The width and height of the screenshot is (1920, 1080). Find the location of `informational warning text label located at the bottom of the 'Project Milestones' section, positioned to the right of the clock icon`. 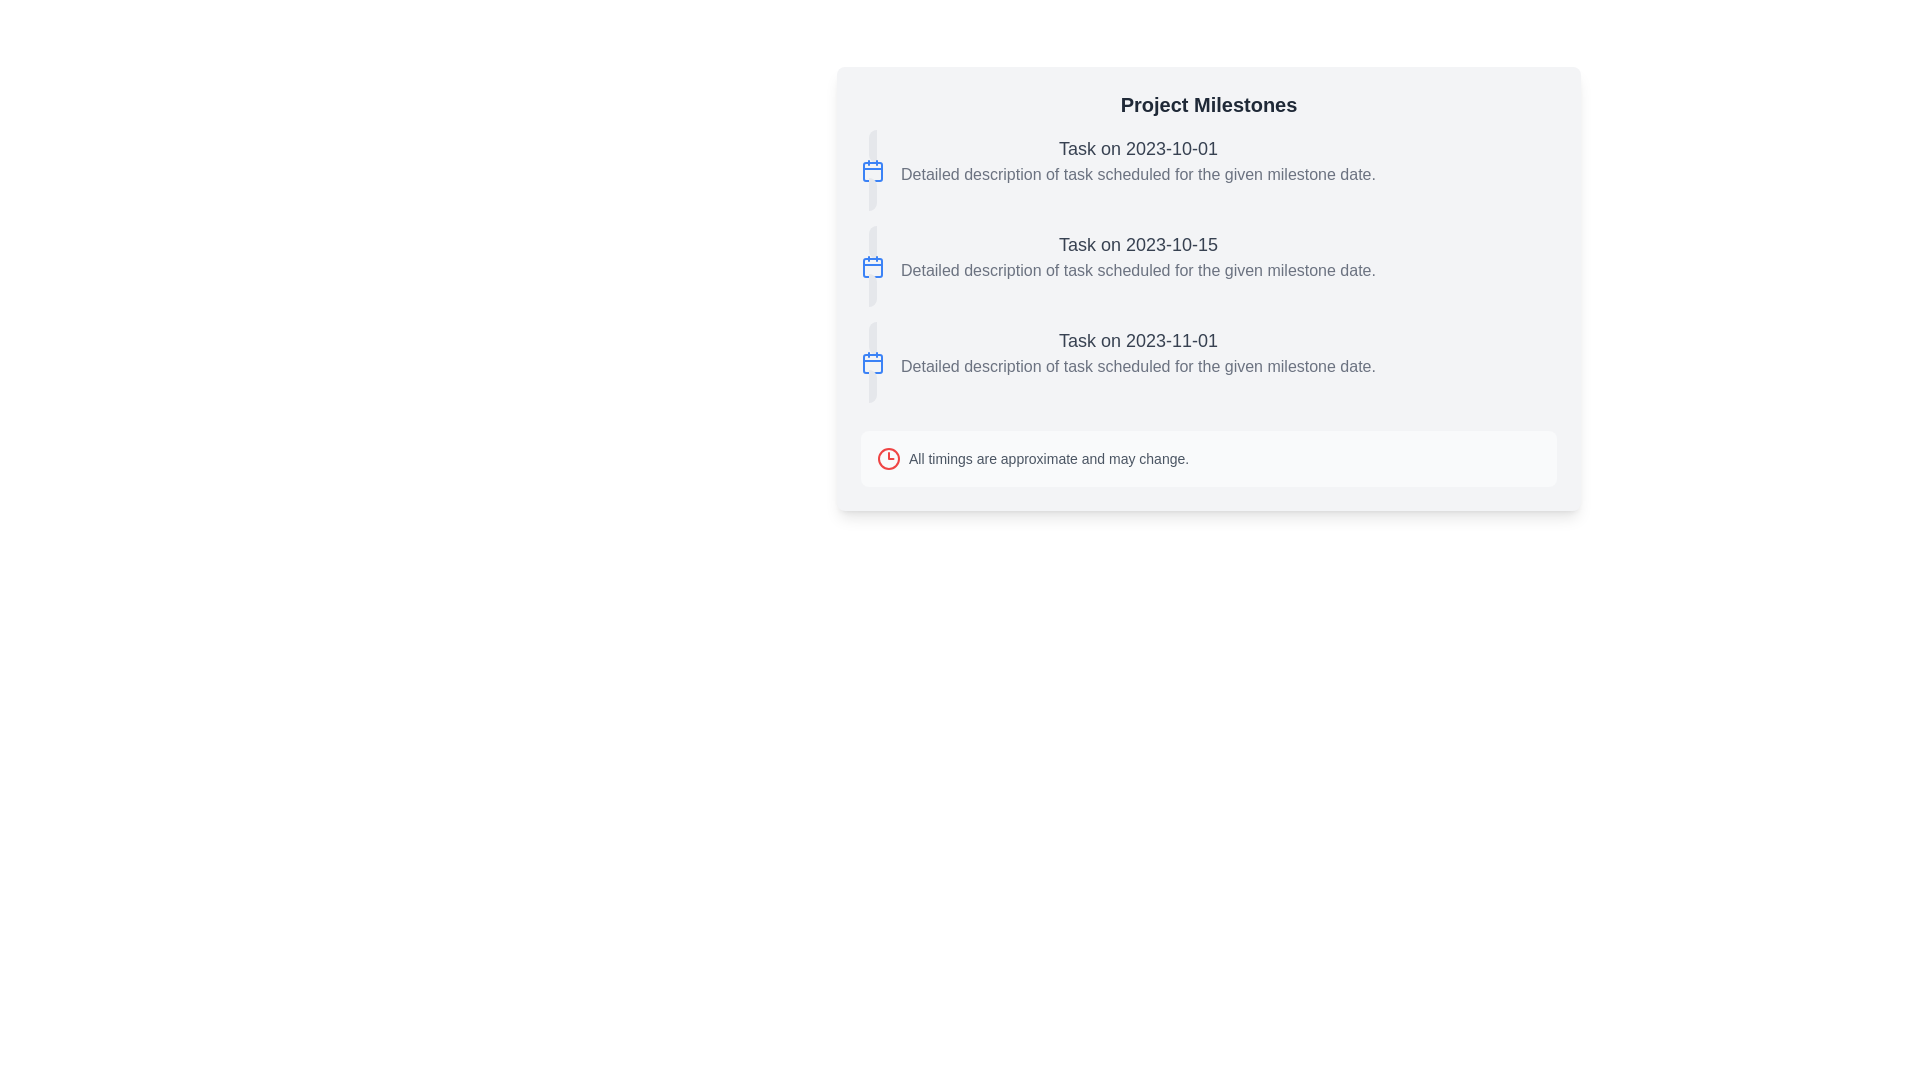

informational warning text label located at the bottom of the 'Project Milestones' section, positioned to the right of the clock icon is located at coordinates (1048, 459).